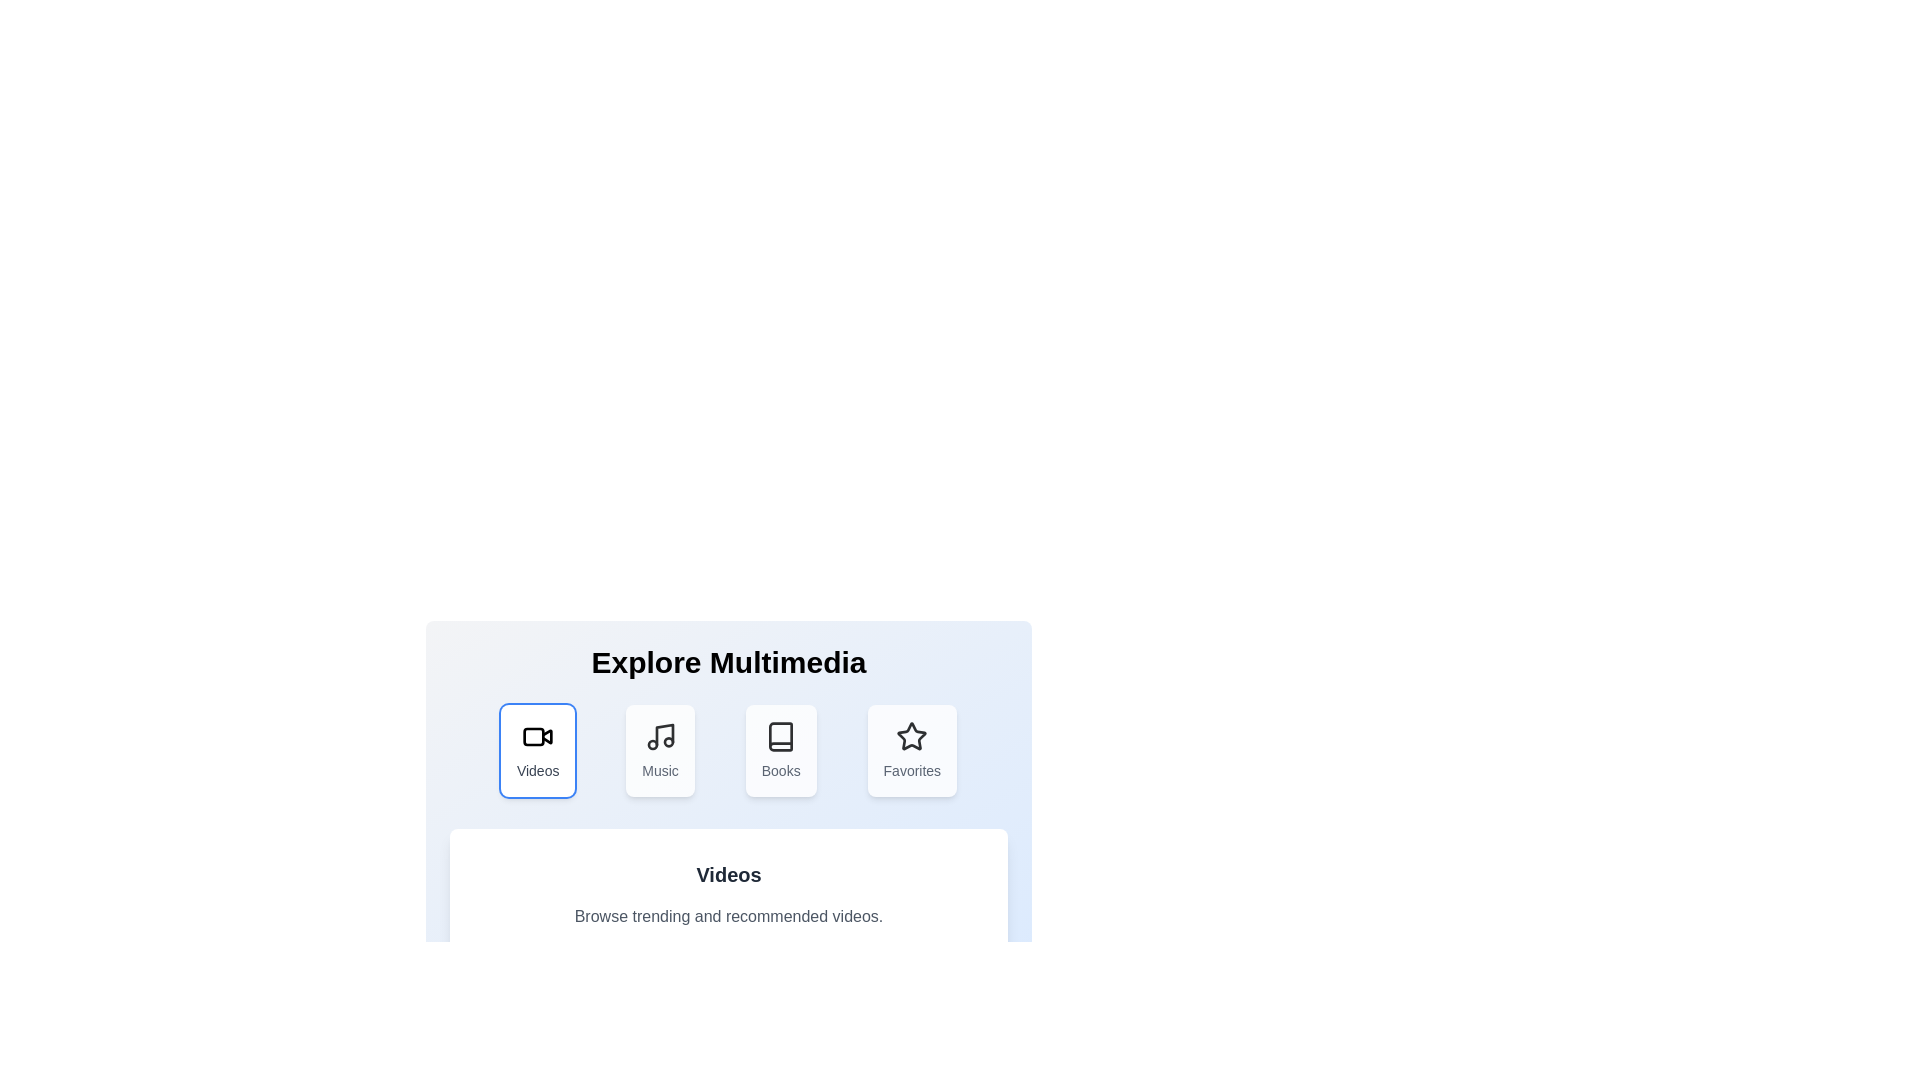  What do you see at coordinates (660, 751) in the screenshot?
I see `the tab labeled Music to view its content` at bounding box center [660, 751].